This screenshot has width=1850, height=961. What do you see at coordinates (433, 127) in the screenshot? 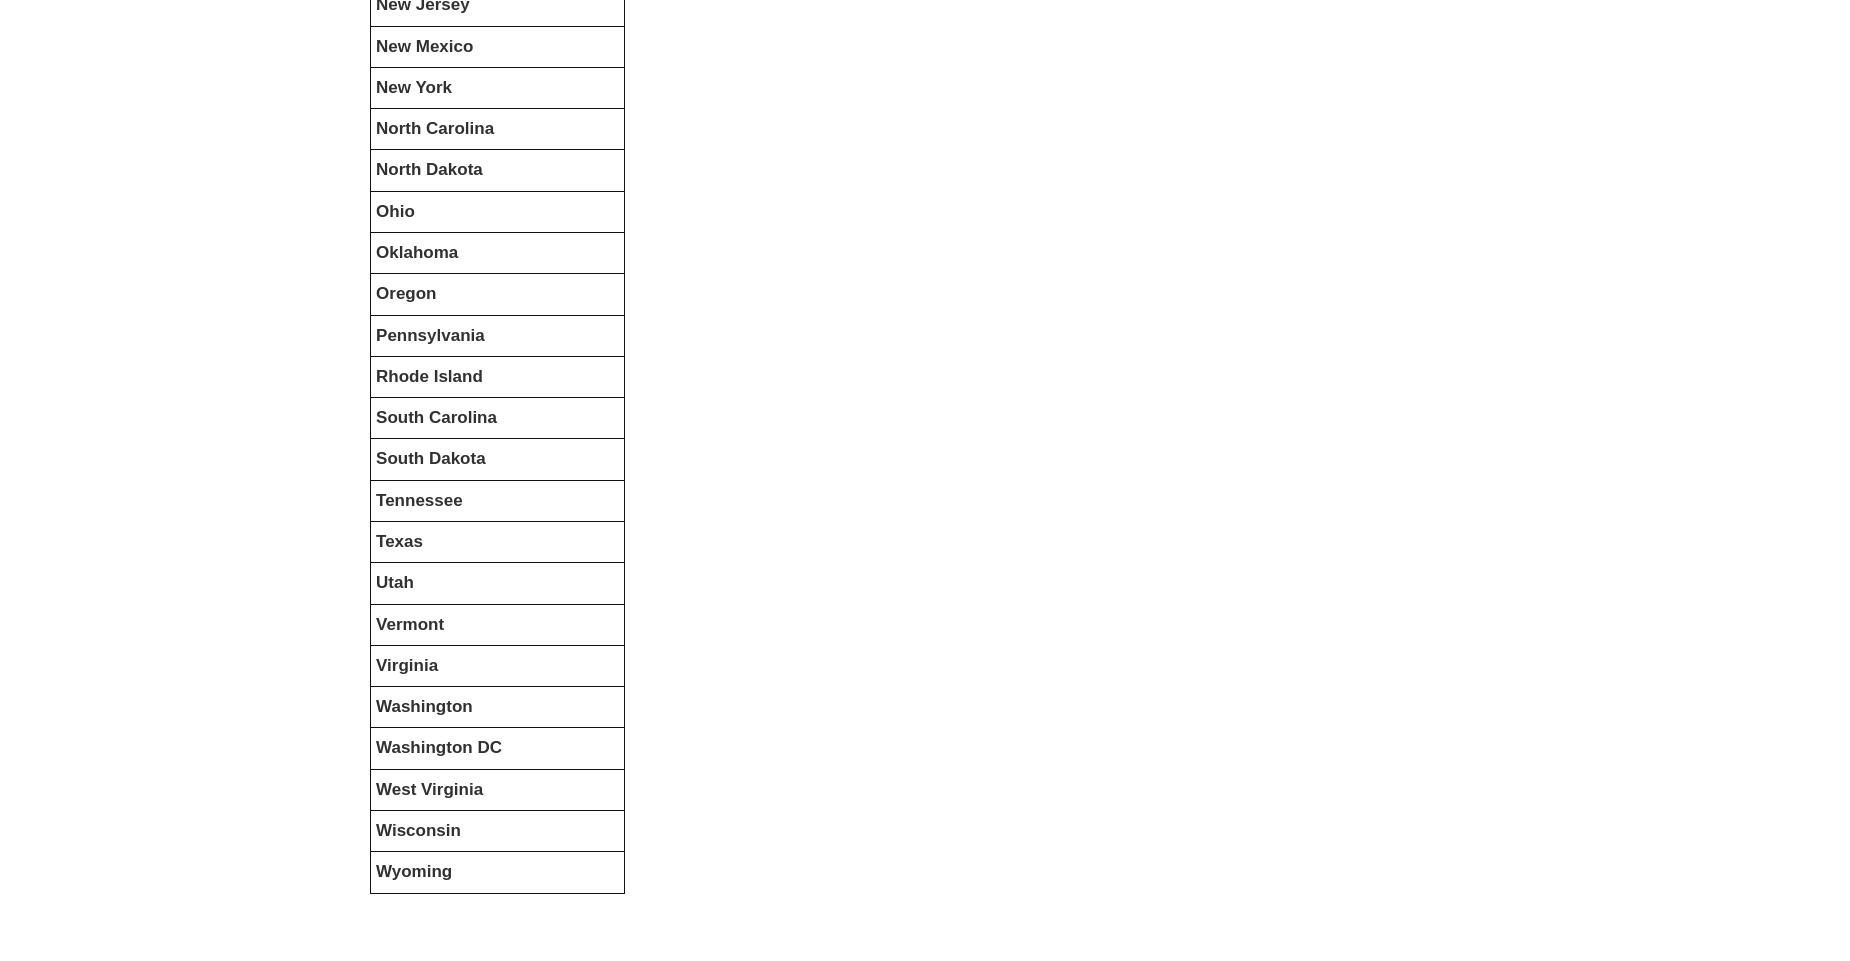
I see `'North Carolina'` at bounding box center [433, 127].